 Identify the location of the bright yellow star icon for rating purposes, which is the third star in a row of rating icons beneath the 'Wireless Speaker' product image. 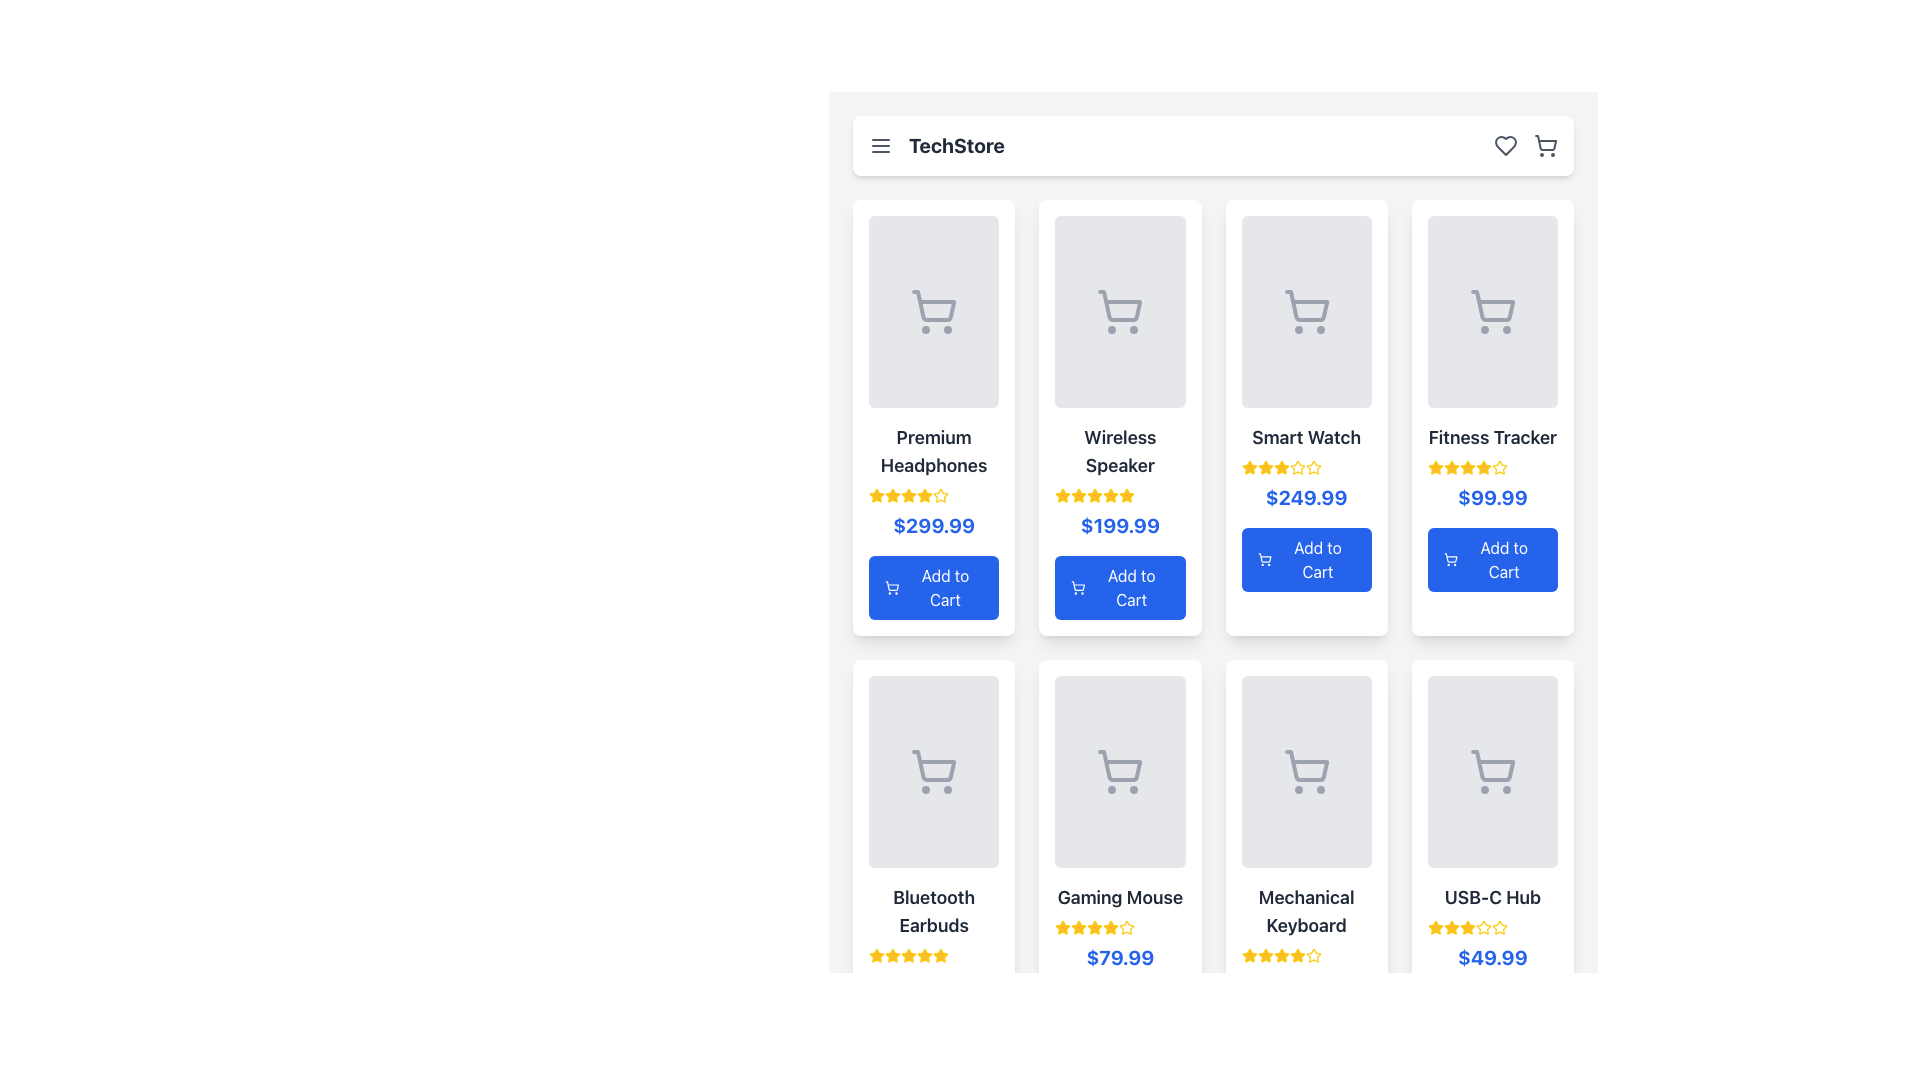
(1078, 495).